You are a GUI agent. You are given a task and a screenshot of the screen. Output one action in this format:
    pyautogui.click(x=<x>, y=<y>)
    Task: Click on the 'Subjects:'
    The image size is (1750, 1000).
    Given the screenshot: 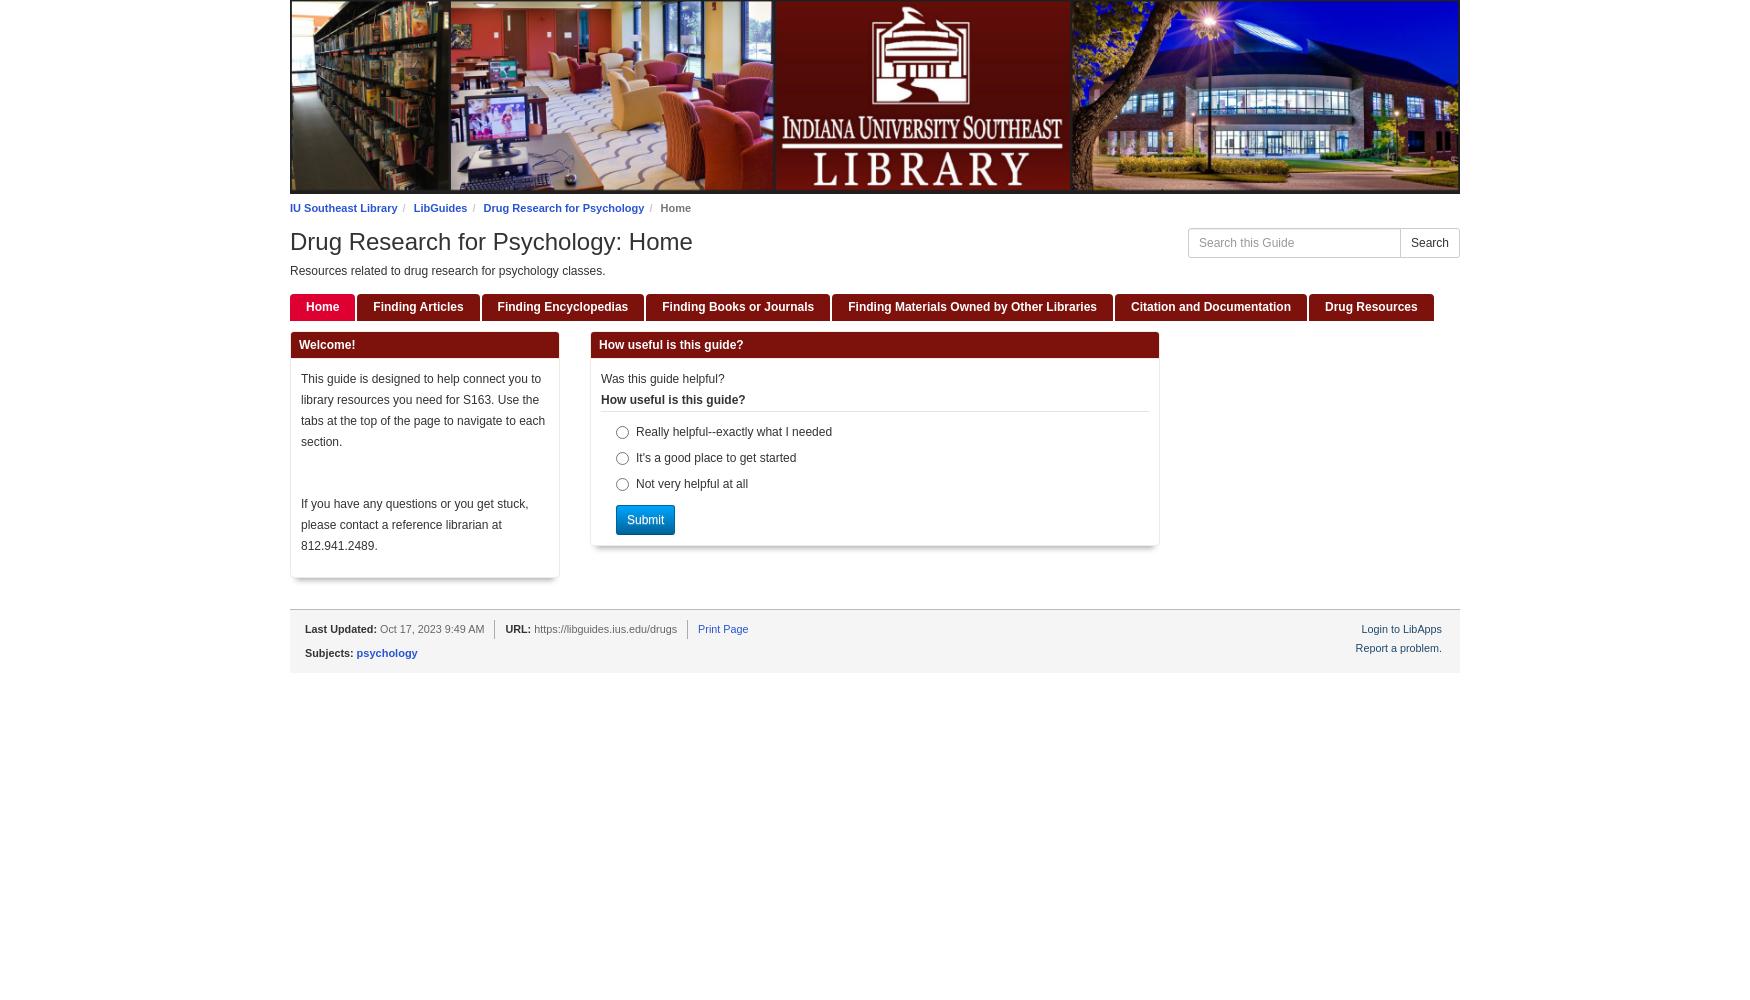 What is the action you would take?
    pyautogui.click(x=330, y=653)
    